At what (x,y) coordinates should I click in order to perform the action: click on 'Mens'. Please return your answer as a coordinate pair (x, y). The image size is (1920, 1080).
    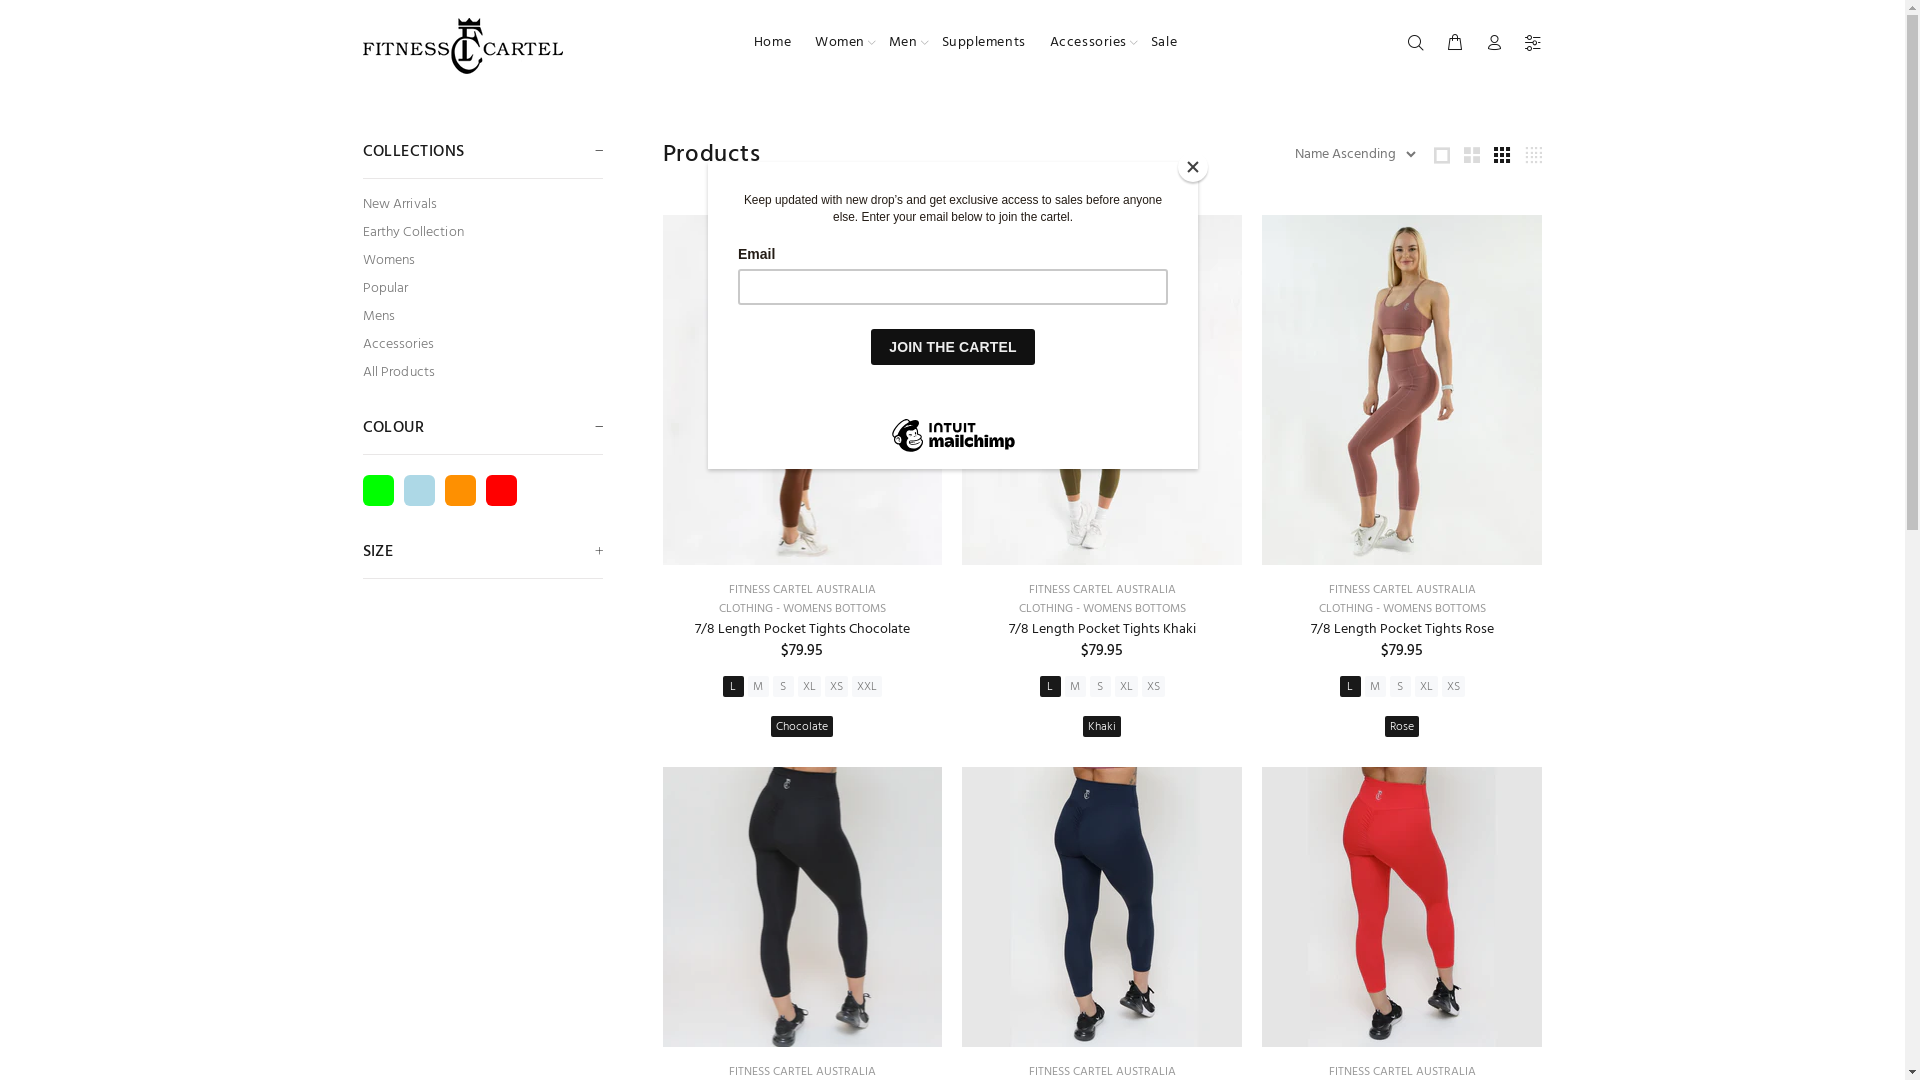
    Looking at the image, I should click on (361, 315).